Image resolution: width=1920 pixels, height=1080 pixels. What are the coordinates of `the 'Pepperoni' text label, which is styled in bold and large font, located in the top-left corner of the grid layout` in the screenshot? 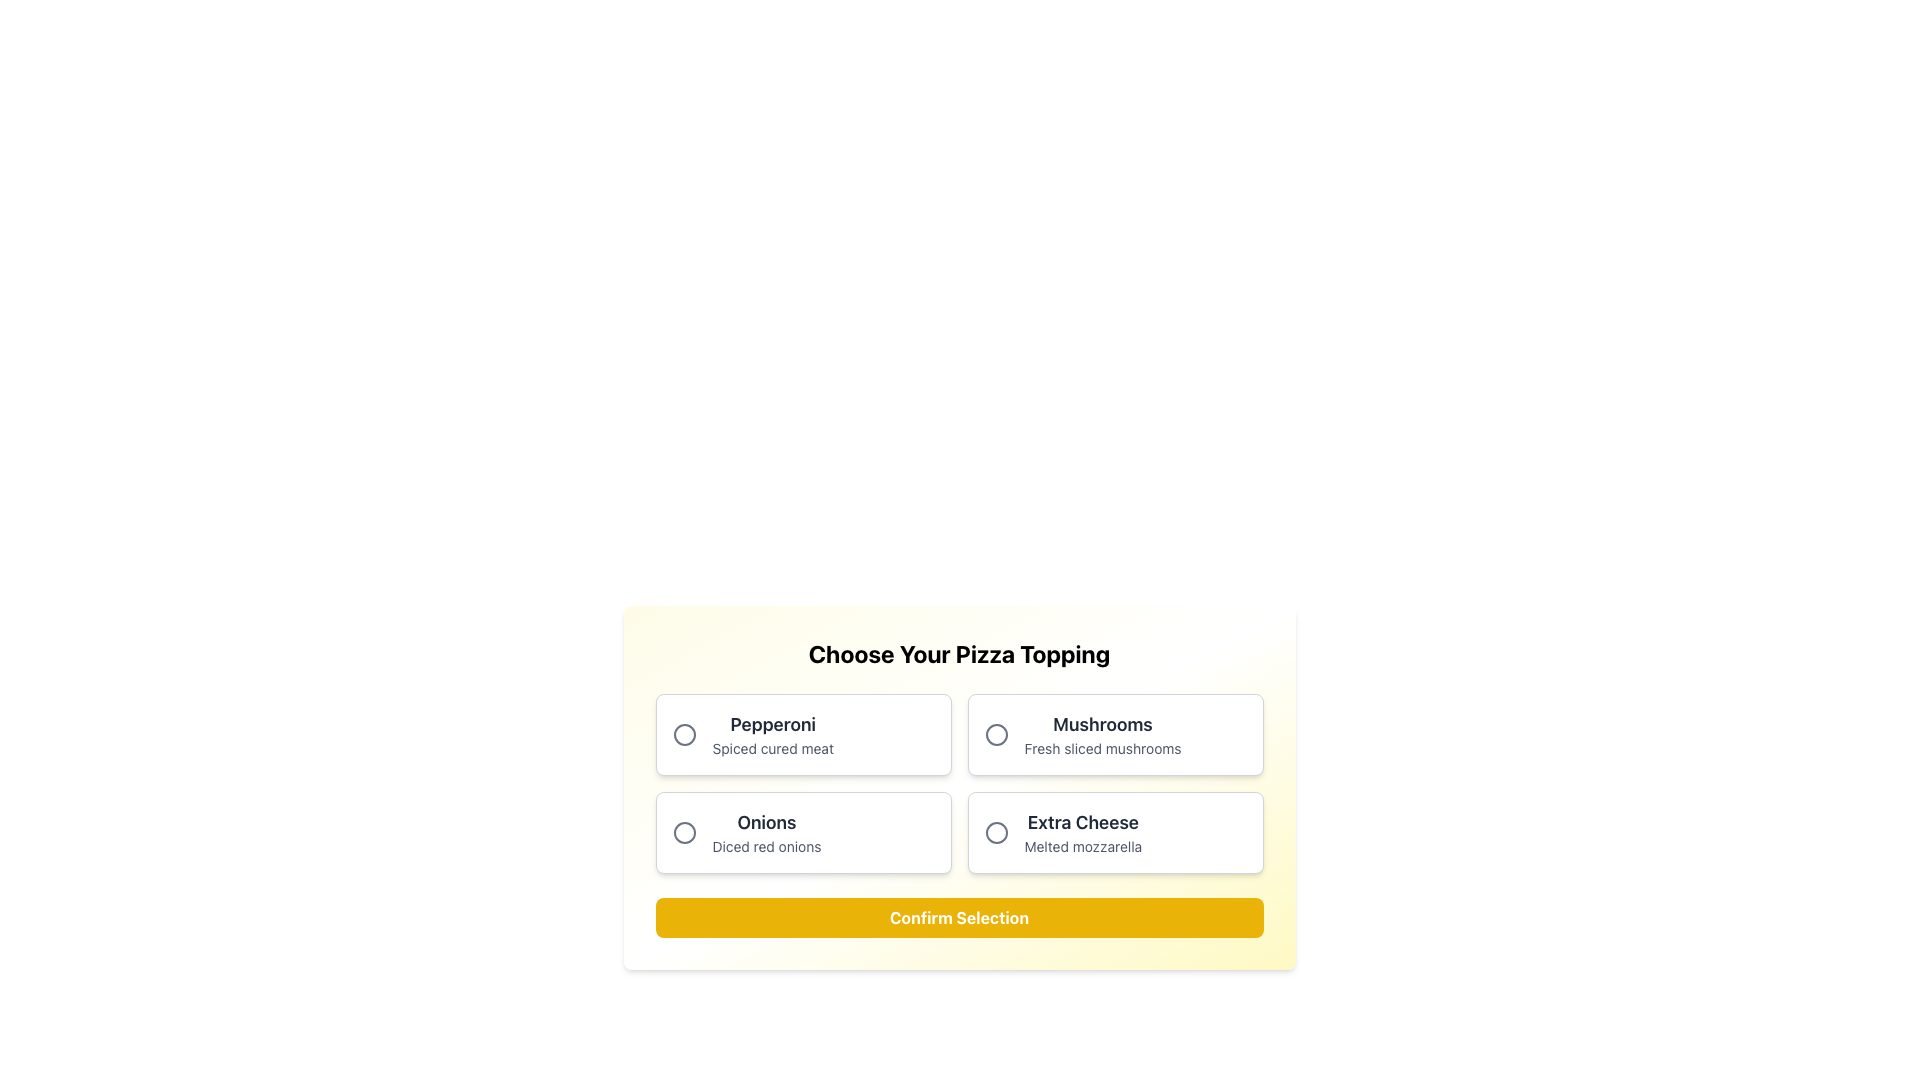 It's located at (772, 735).